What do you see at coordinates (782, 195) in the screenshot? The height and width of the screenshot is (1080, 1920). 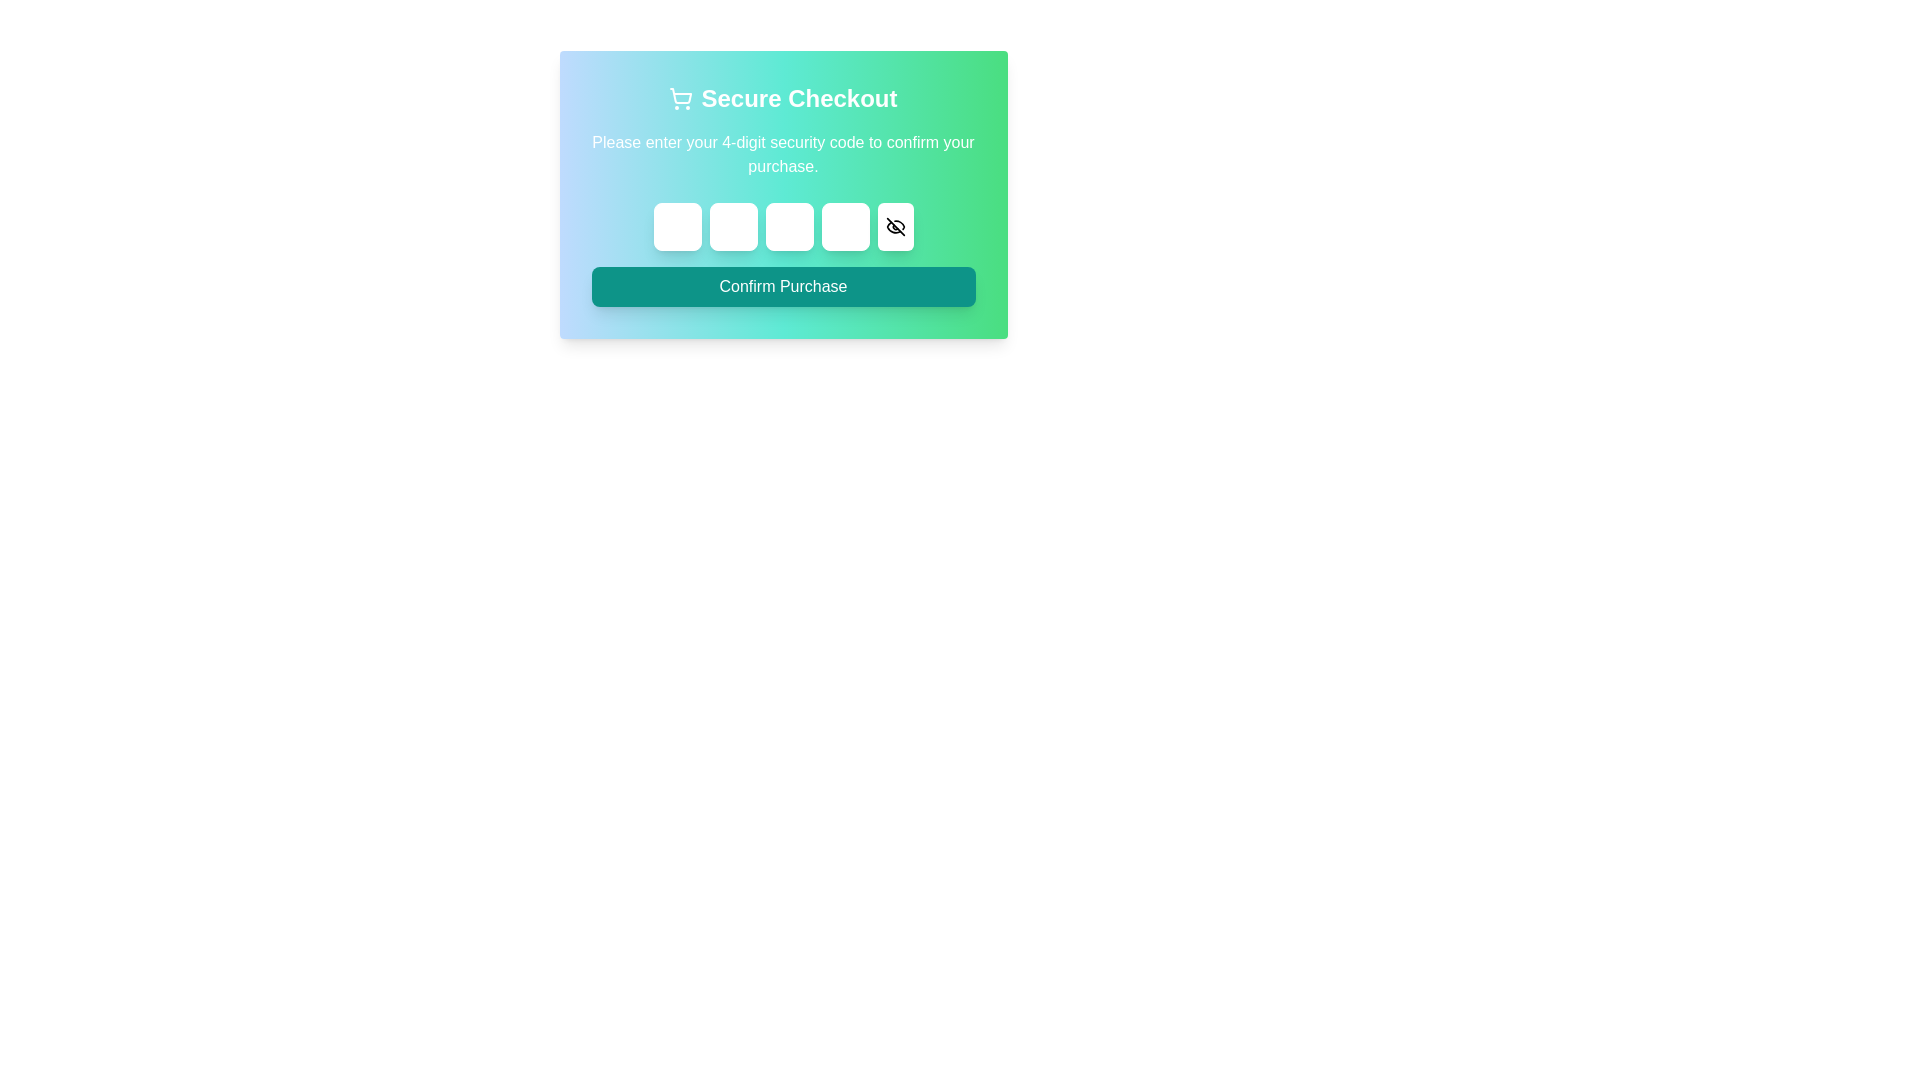 I see `the secure checkout dialog box to focus on the fields for entering a security code` at bounding box center [782, 195].